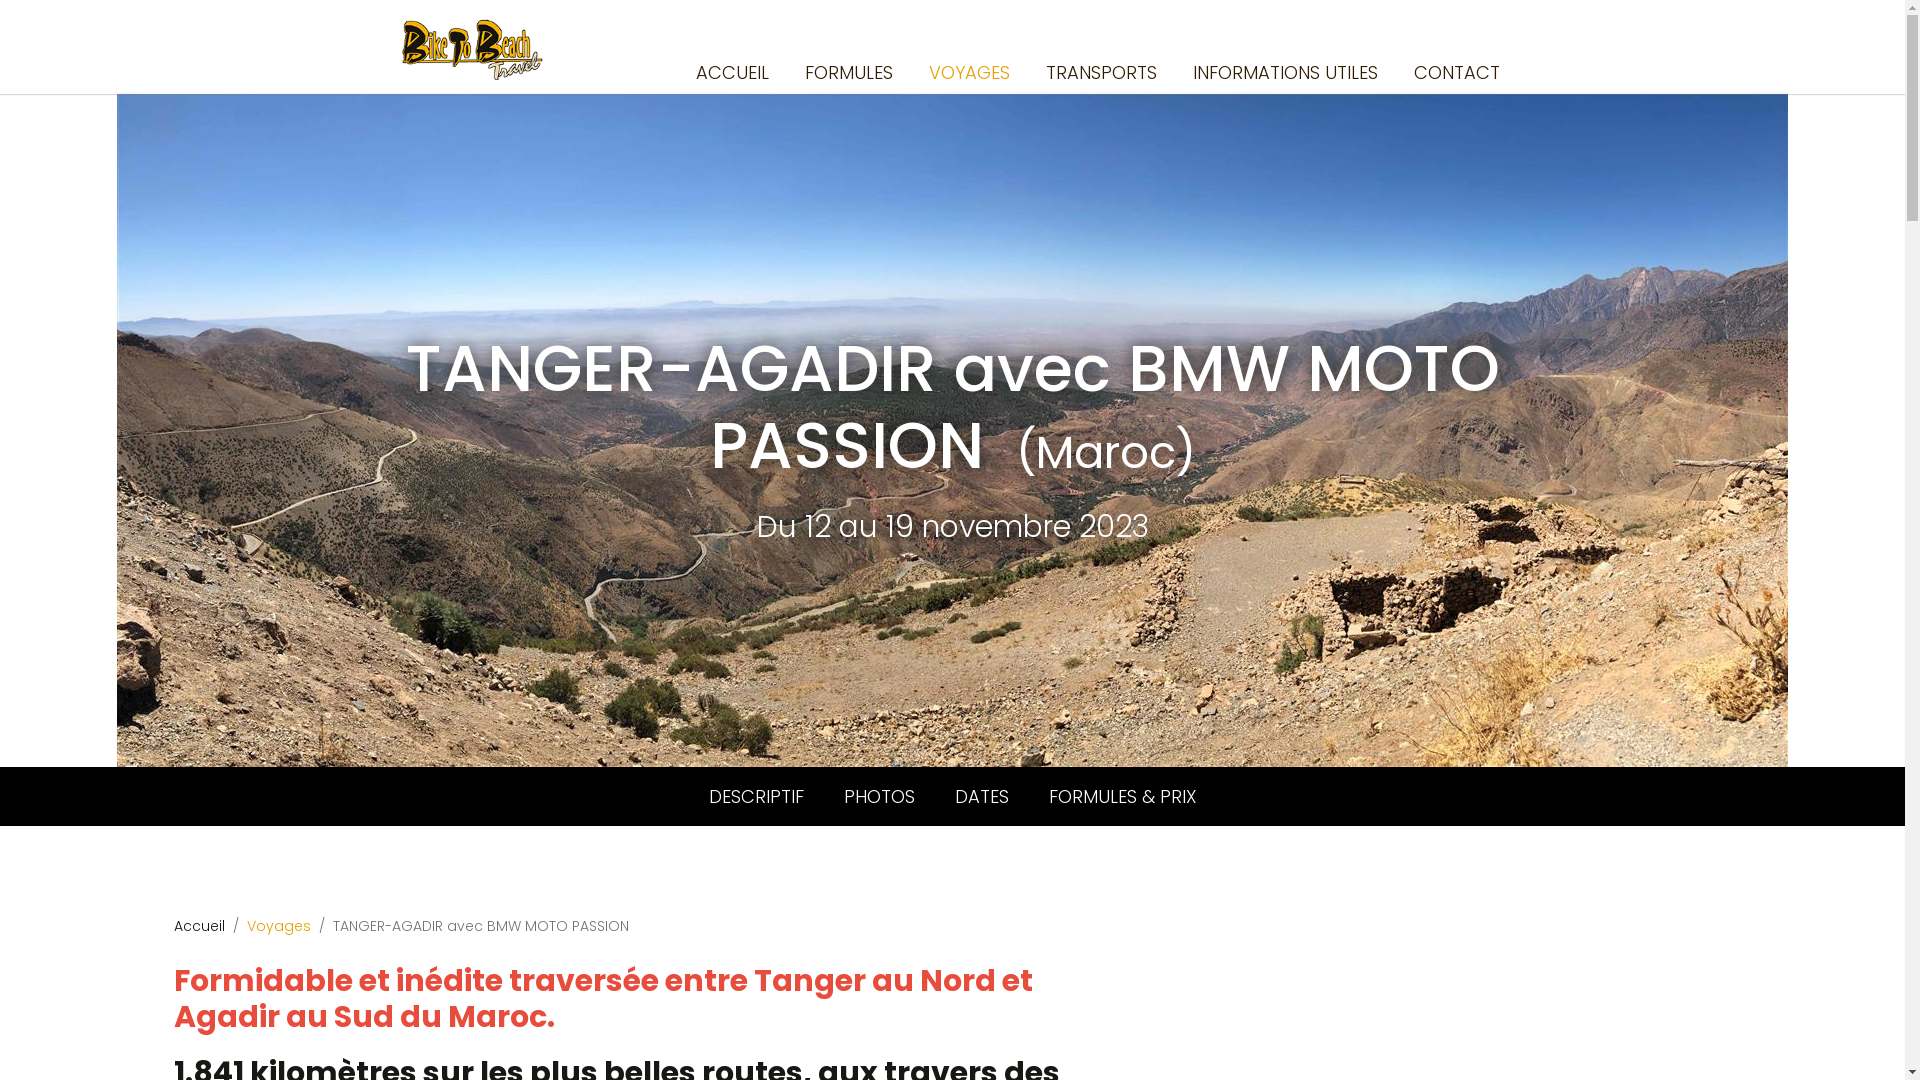 The height and width of the screenshot is (1080, 1920). Describe the element at coordinates (731, 71) in the screenshot. I see `'ACCUEIL'` at that location.